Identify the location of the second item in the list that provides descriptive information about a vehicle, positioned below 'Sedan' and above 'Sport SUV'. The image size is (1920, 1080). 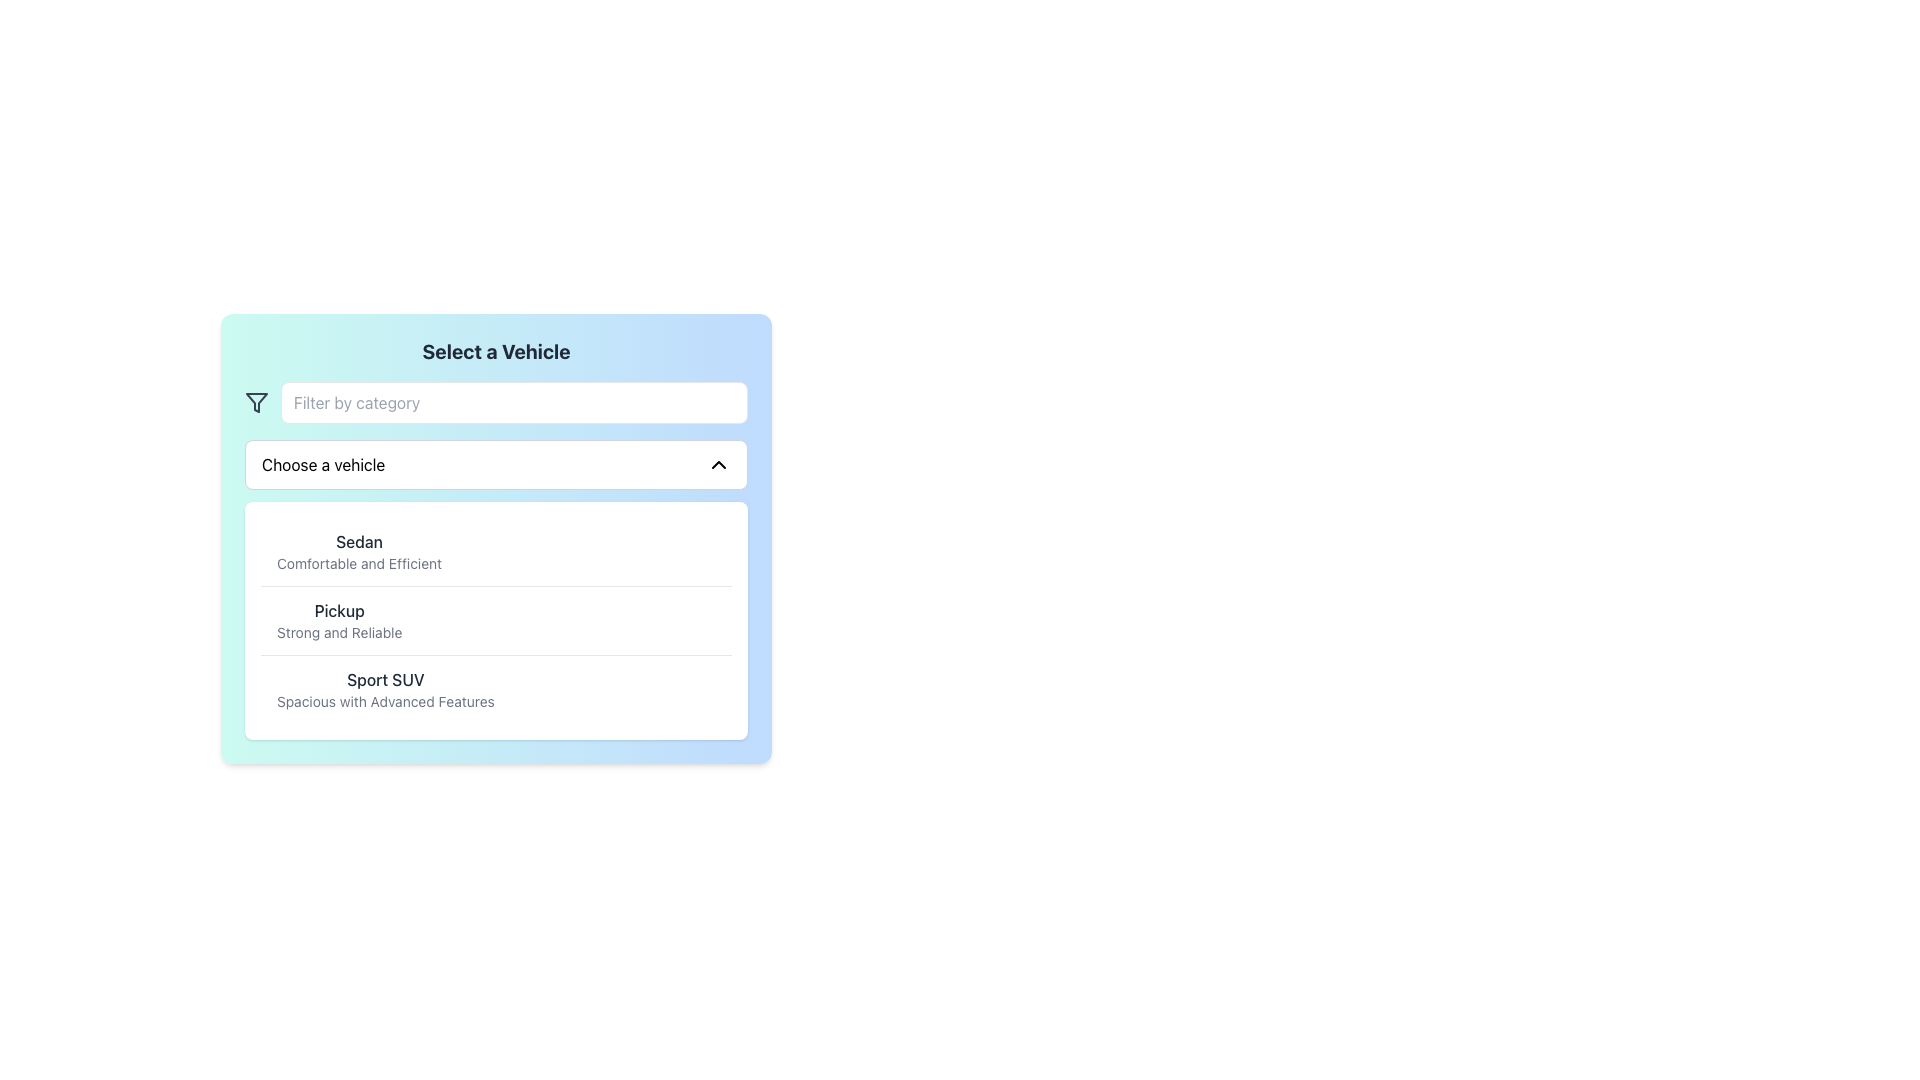
(339, 620).